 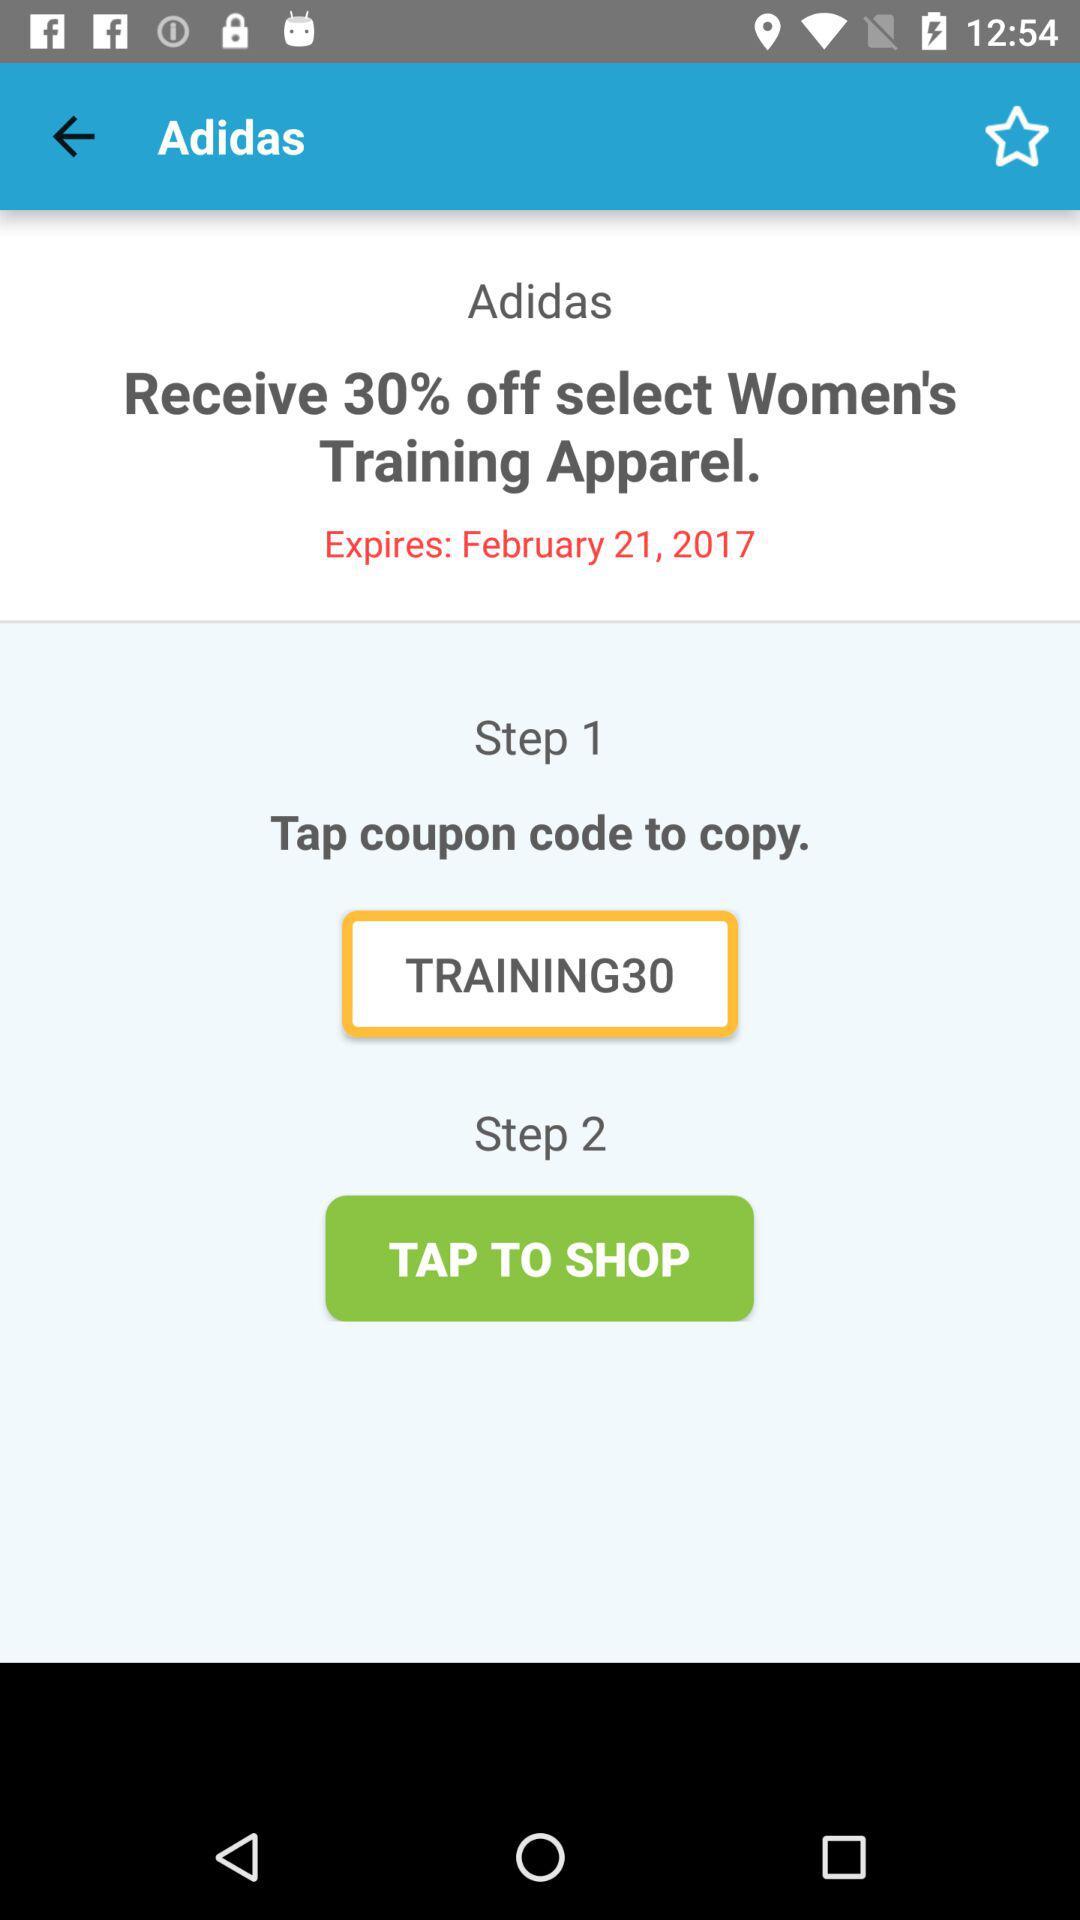 What do you see at coordinates (1017, 135) in the screenshot?
I see `the icon to the right of adidas icon` at bounding box center [1017, 135].